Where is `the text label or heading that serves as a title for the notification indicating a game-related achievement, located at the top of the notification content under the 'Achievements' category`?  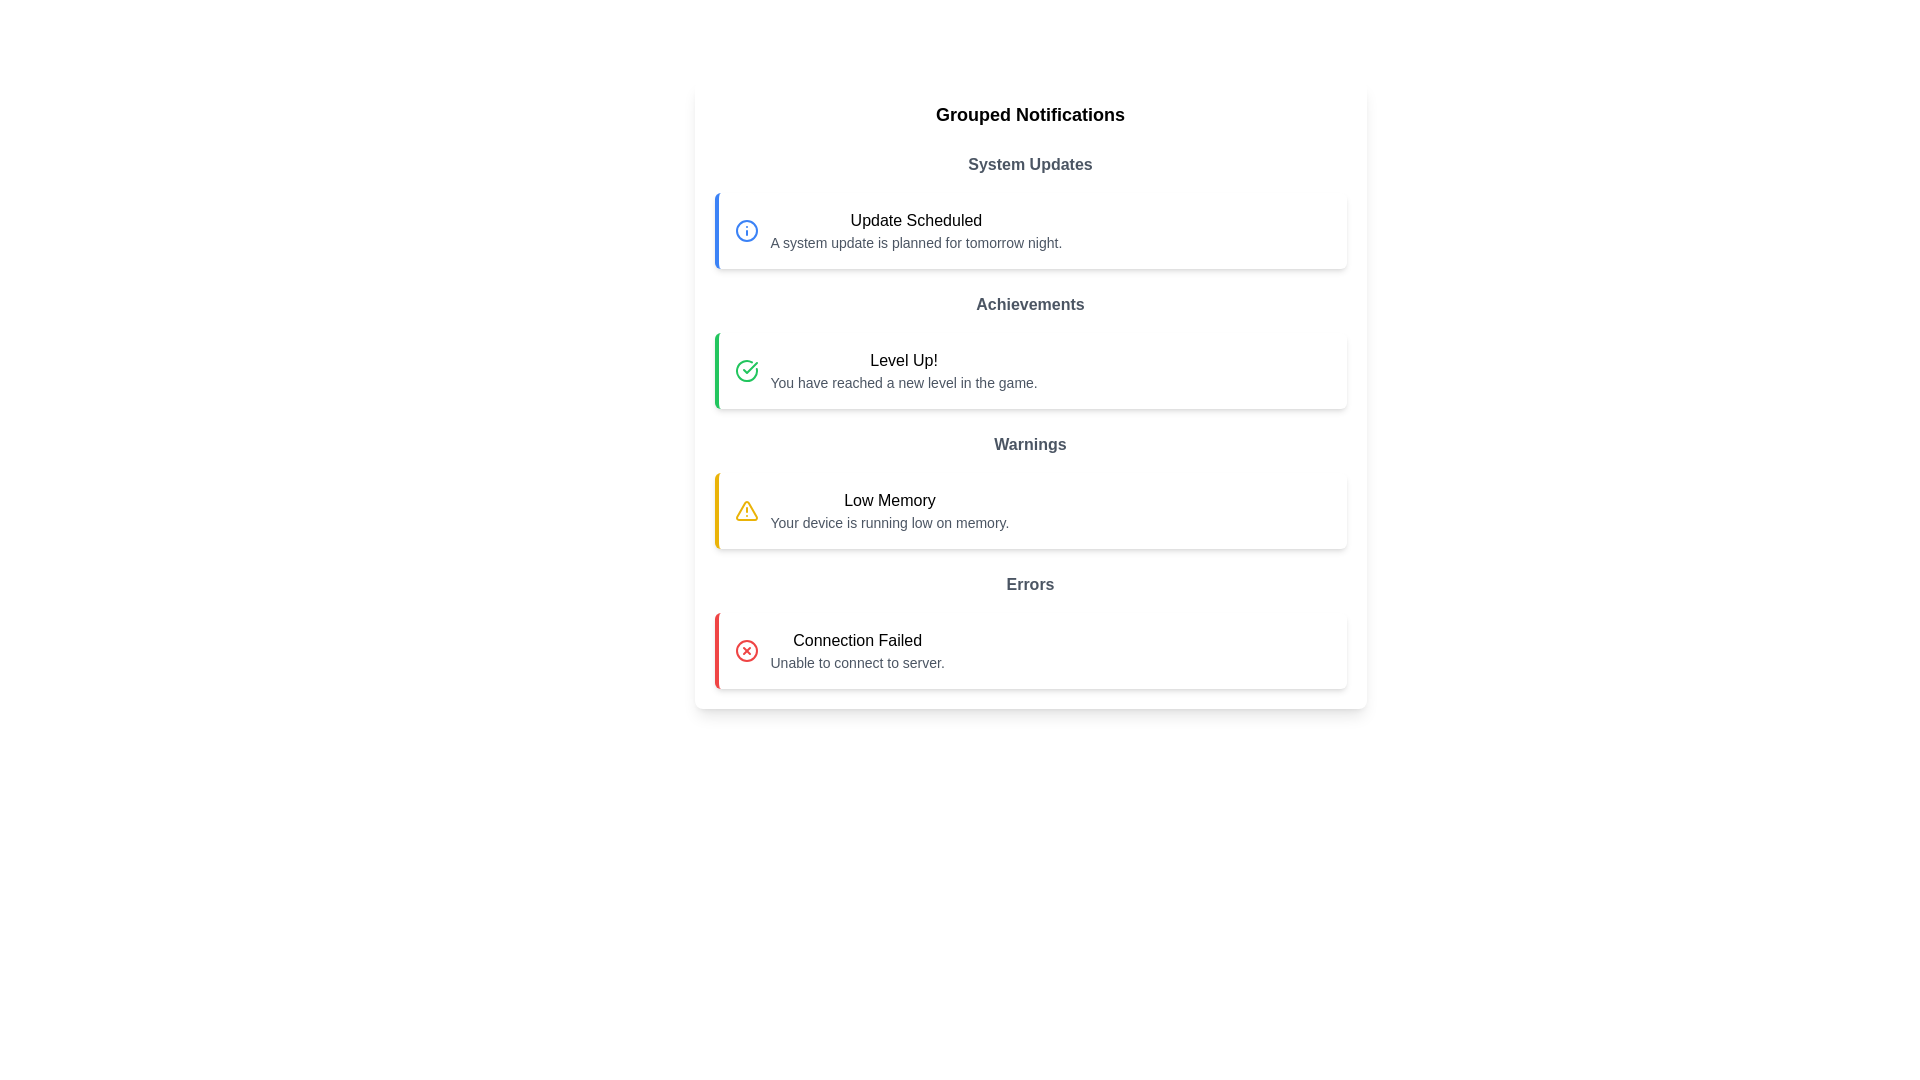
the text label or heading that serves as a title for the notification indicating a game-related achievement, located at the top of the notification content under the 'Achievements' category is located at coordinates (902, 361).